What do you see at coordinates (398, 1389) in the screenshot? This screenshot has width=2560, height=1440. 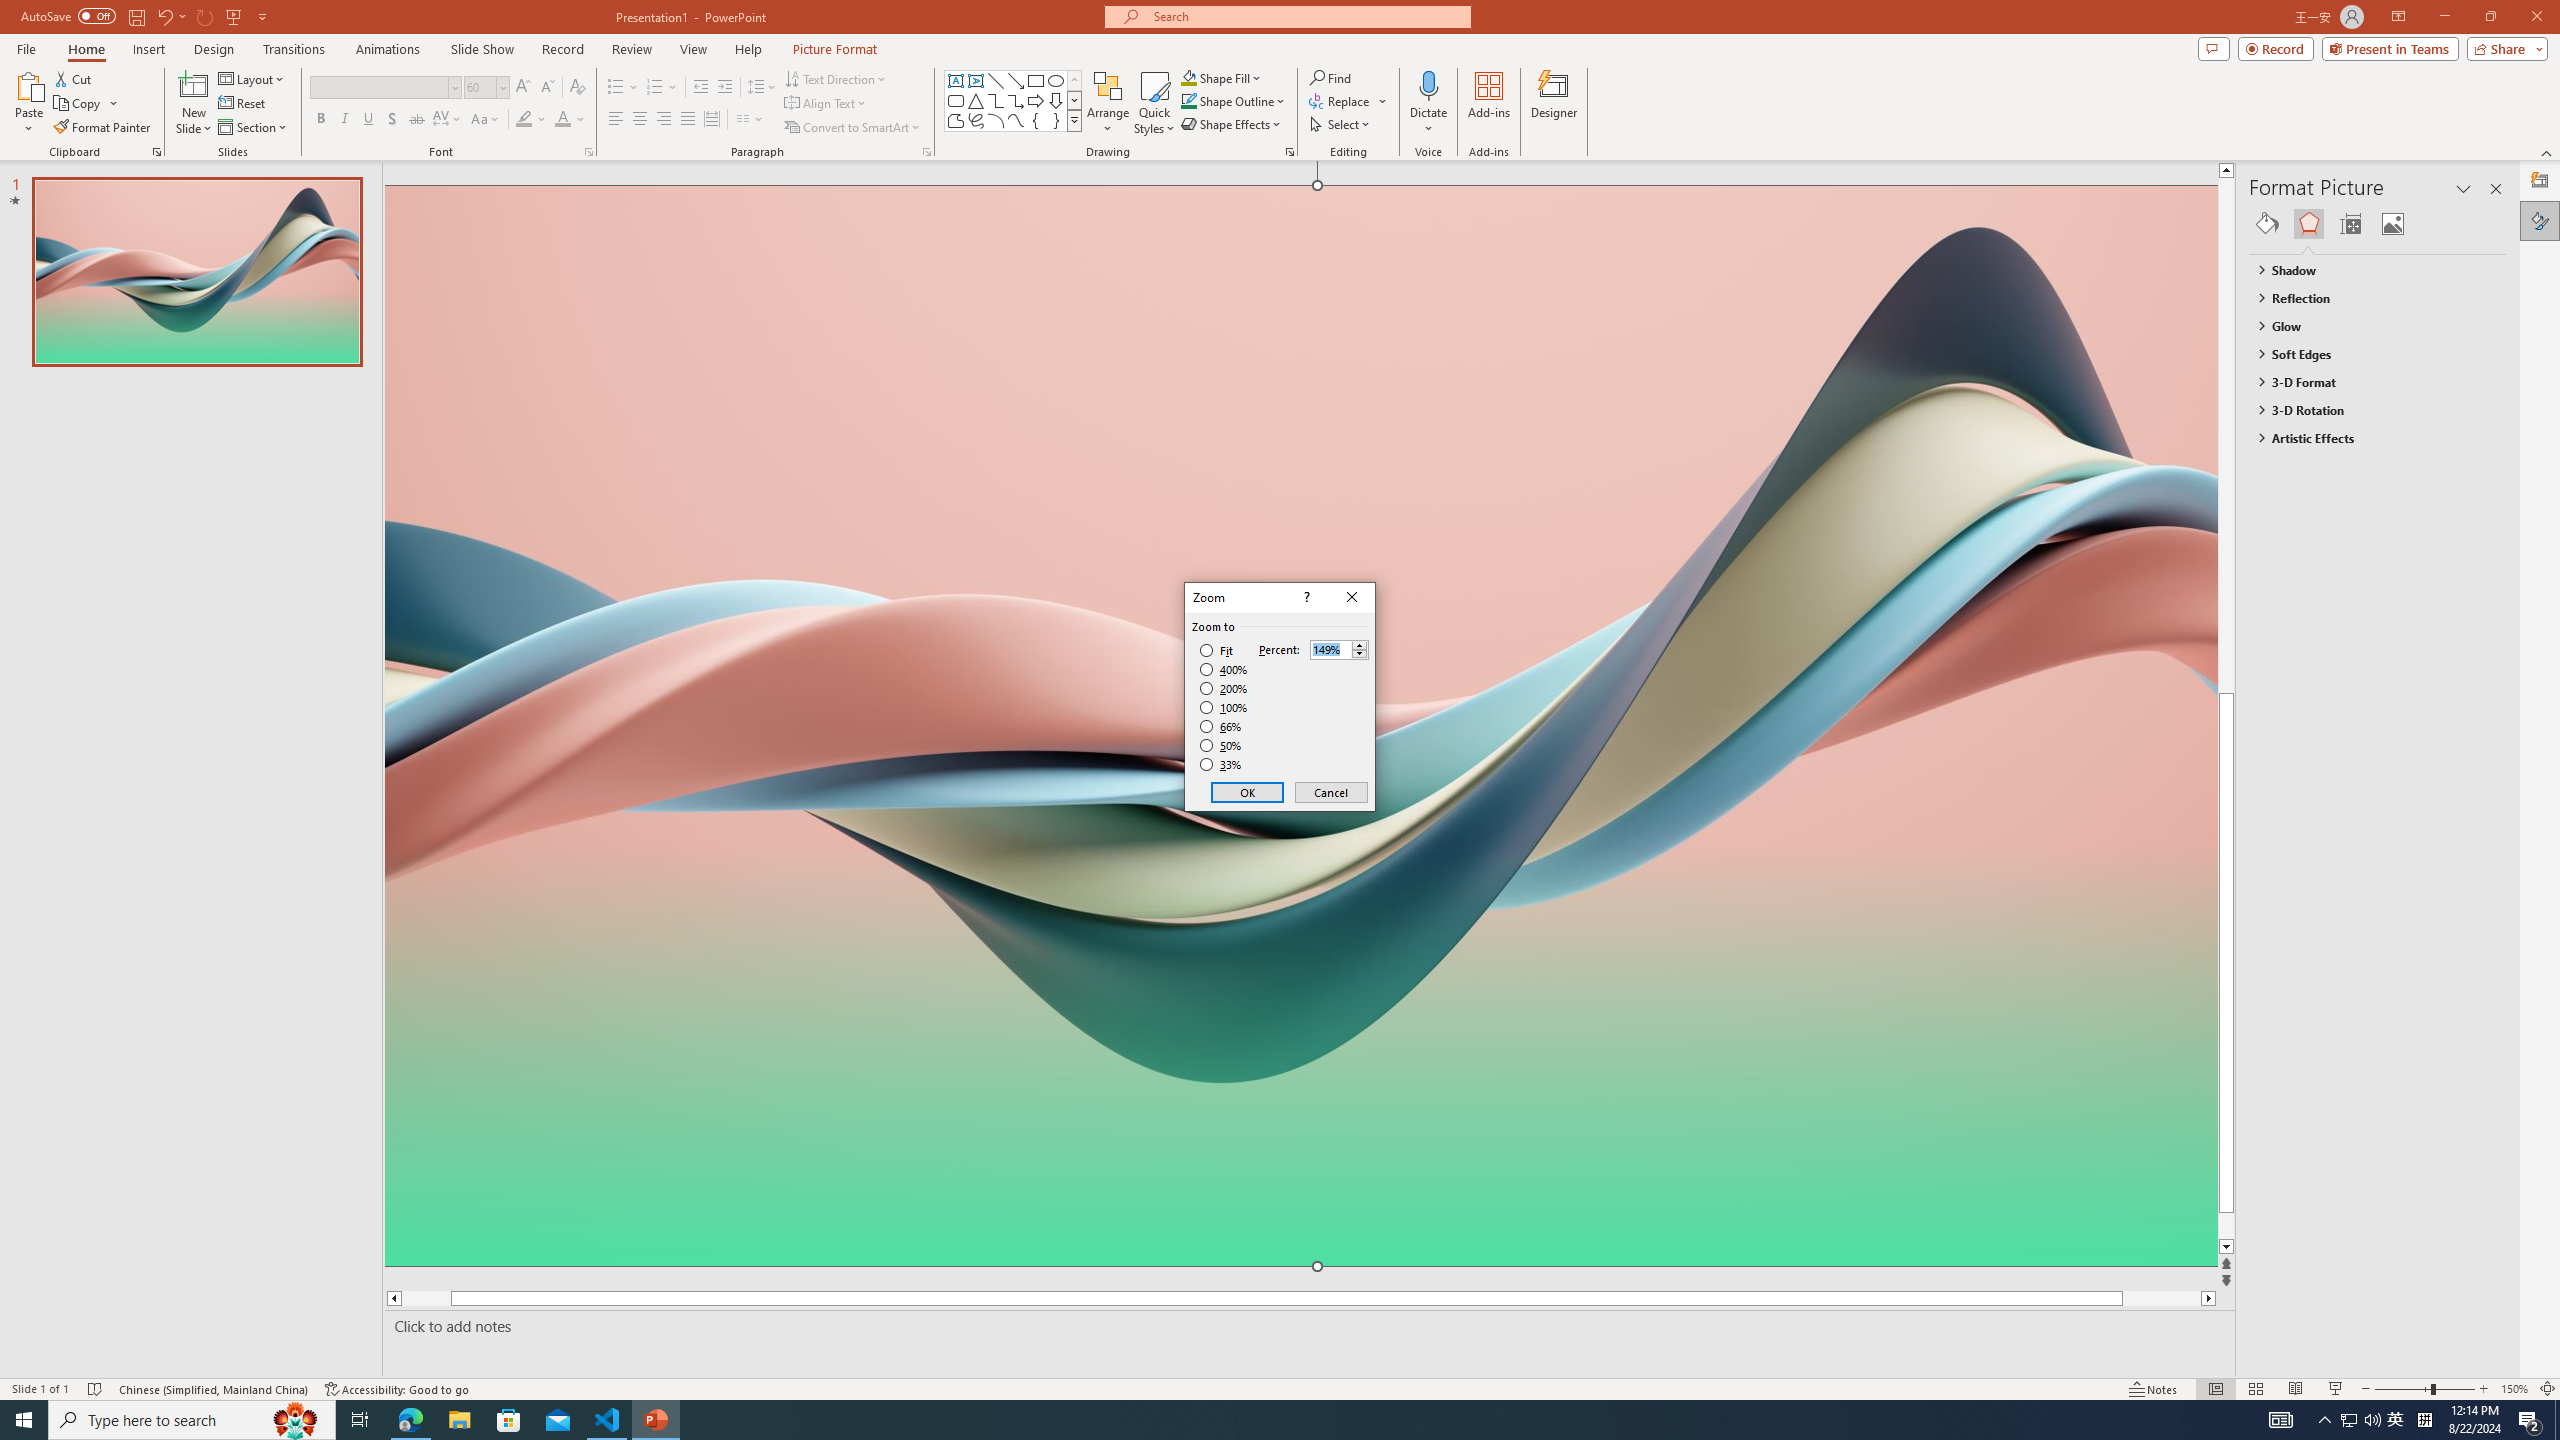 I see `'Accessibility Checker Accessibility: Good to go'` at bounding box center [398, 1389].